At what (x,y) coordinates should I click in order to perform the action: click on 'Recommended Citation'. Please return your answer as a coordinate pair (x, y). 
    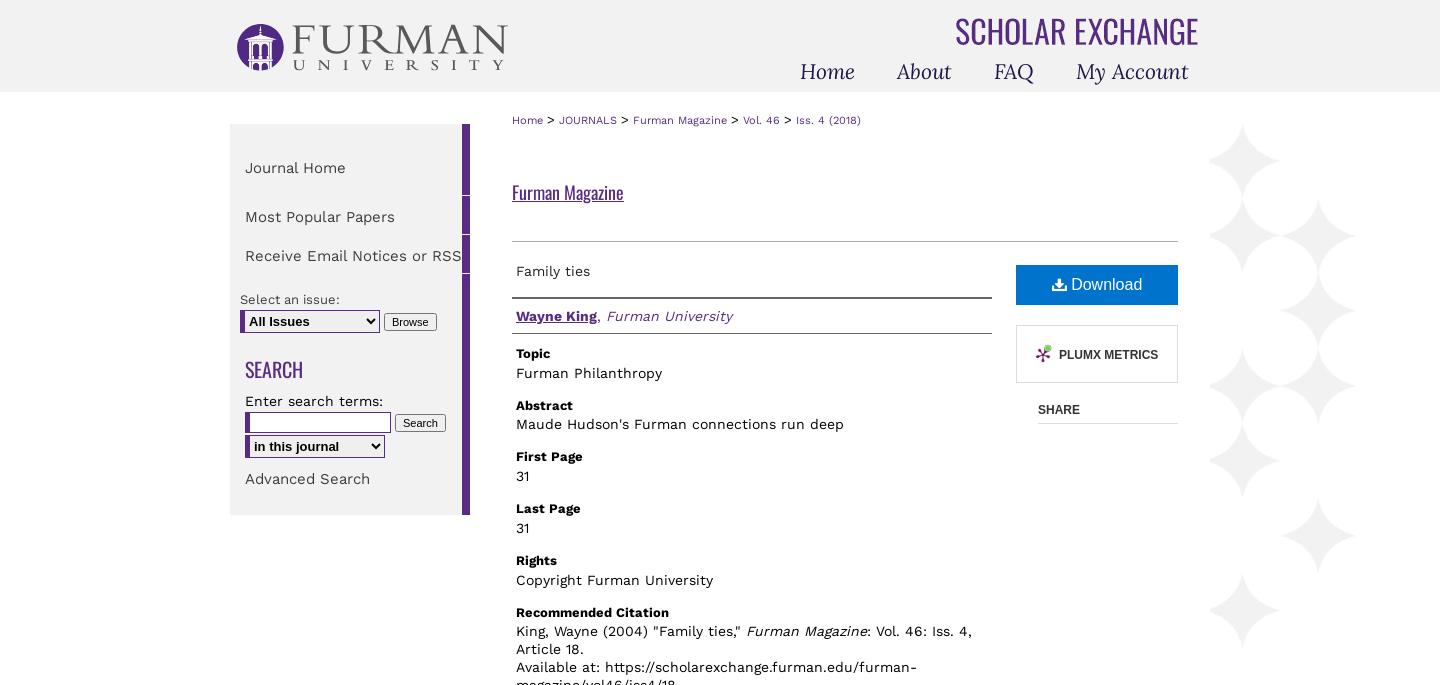
    Looking at the image, I should click on (592, 611).